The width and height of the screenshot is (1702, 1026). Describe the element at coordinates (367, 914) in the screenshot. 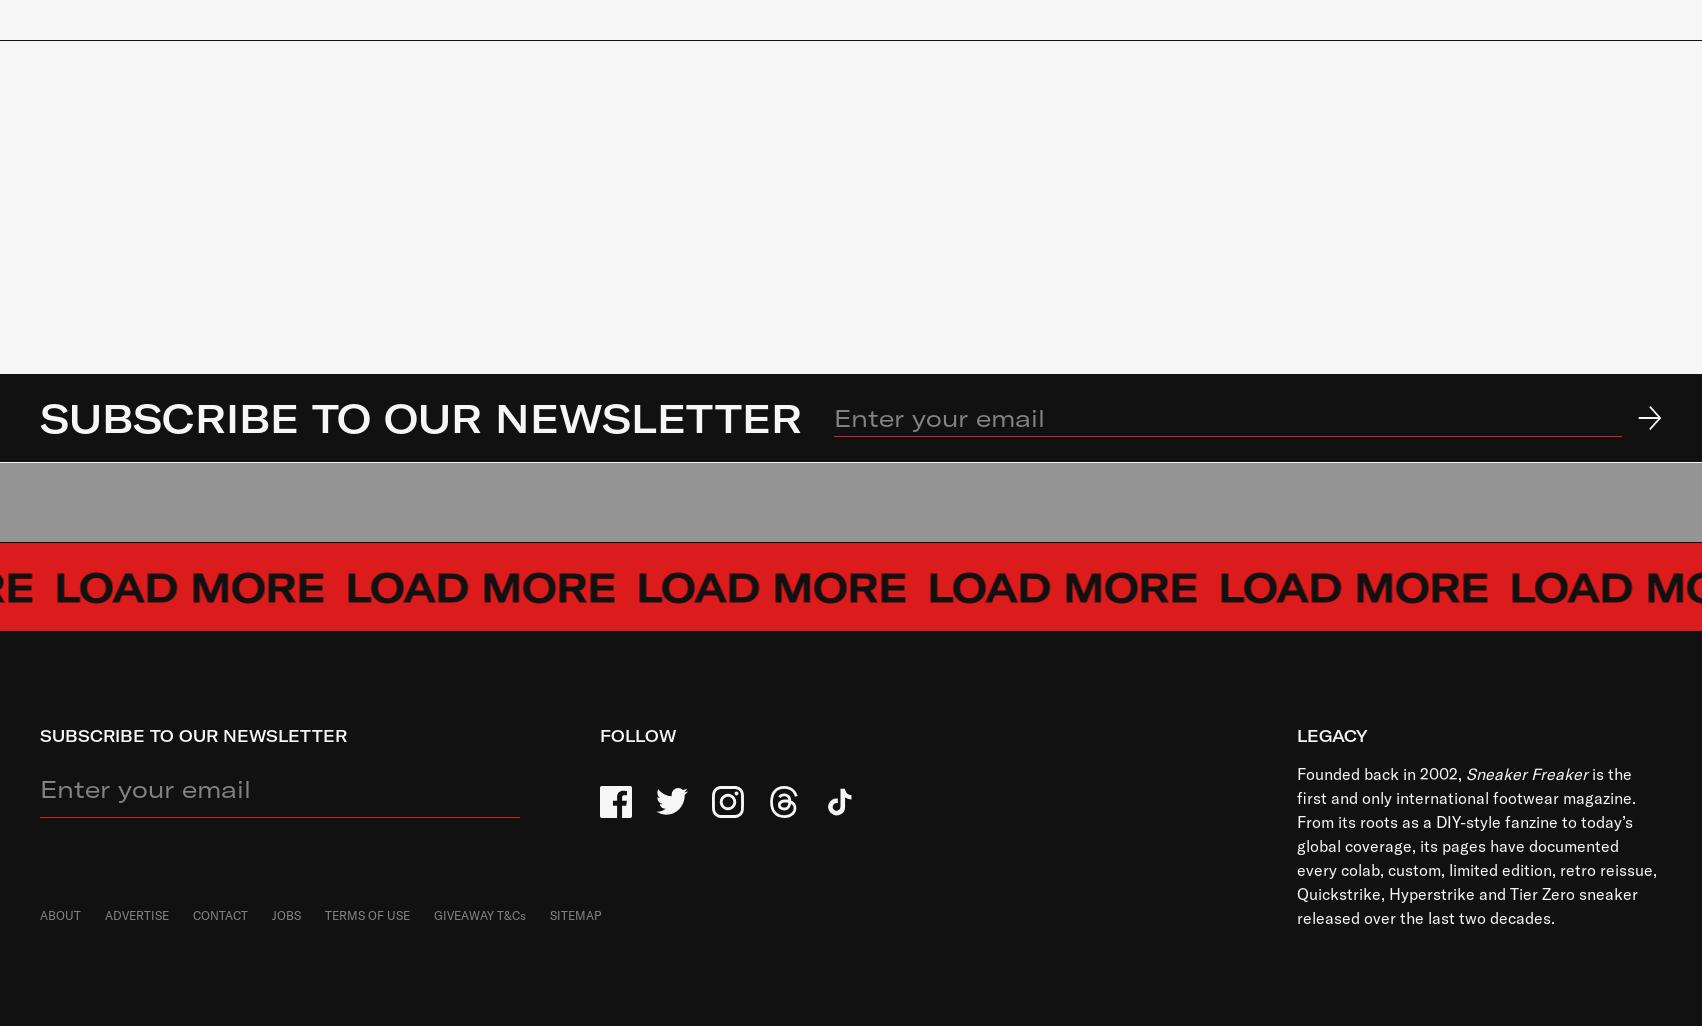

I see `'TERMS OF USE'` at that location.